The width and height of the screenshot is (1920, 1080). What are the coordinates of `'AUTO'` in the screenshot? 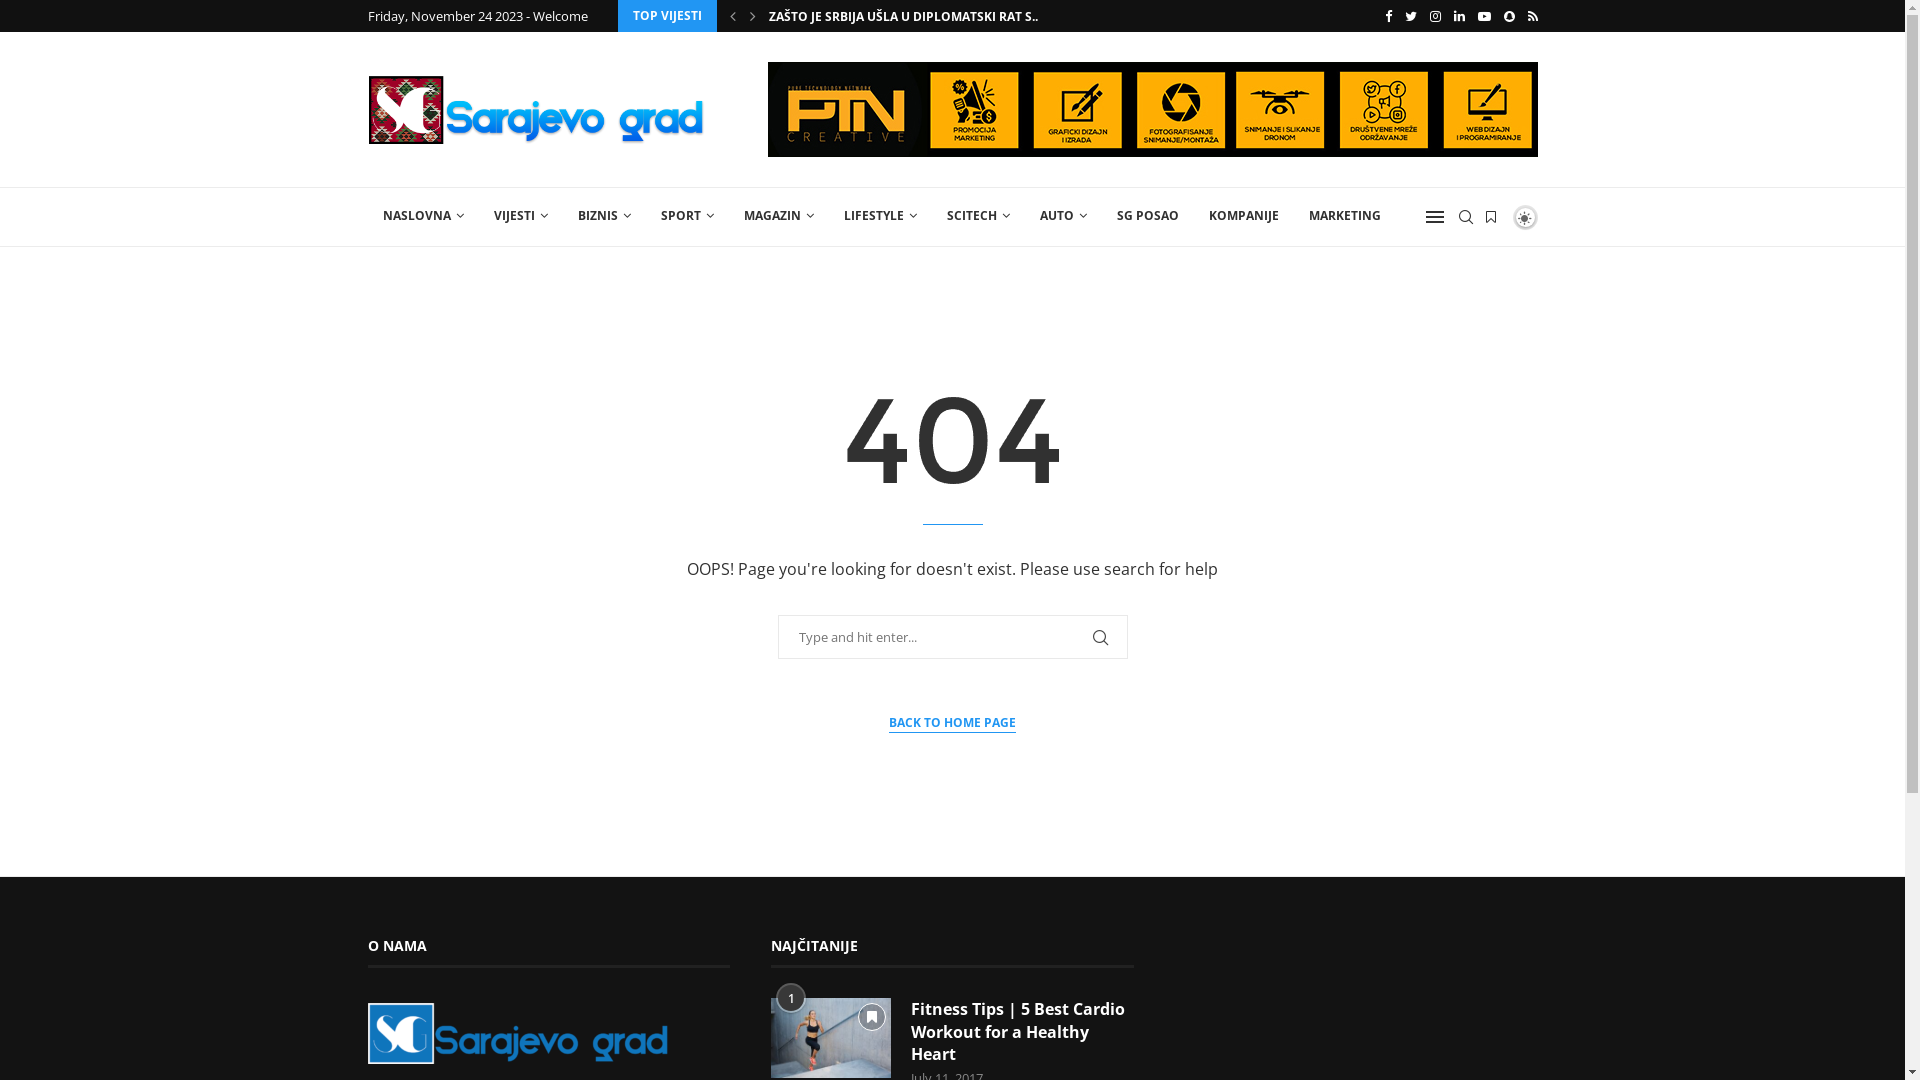 It's located at (1061, 216).